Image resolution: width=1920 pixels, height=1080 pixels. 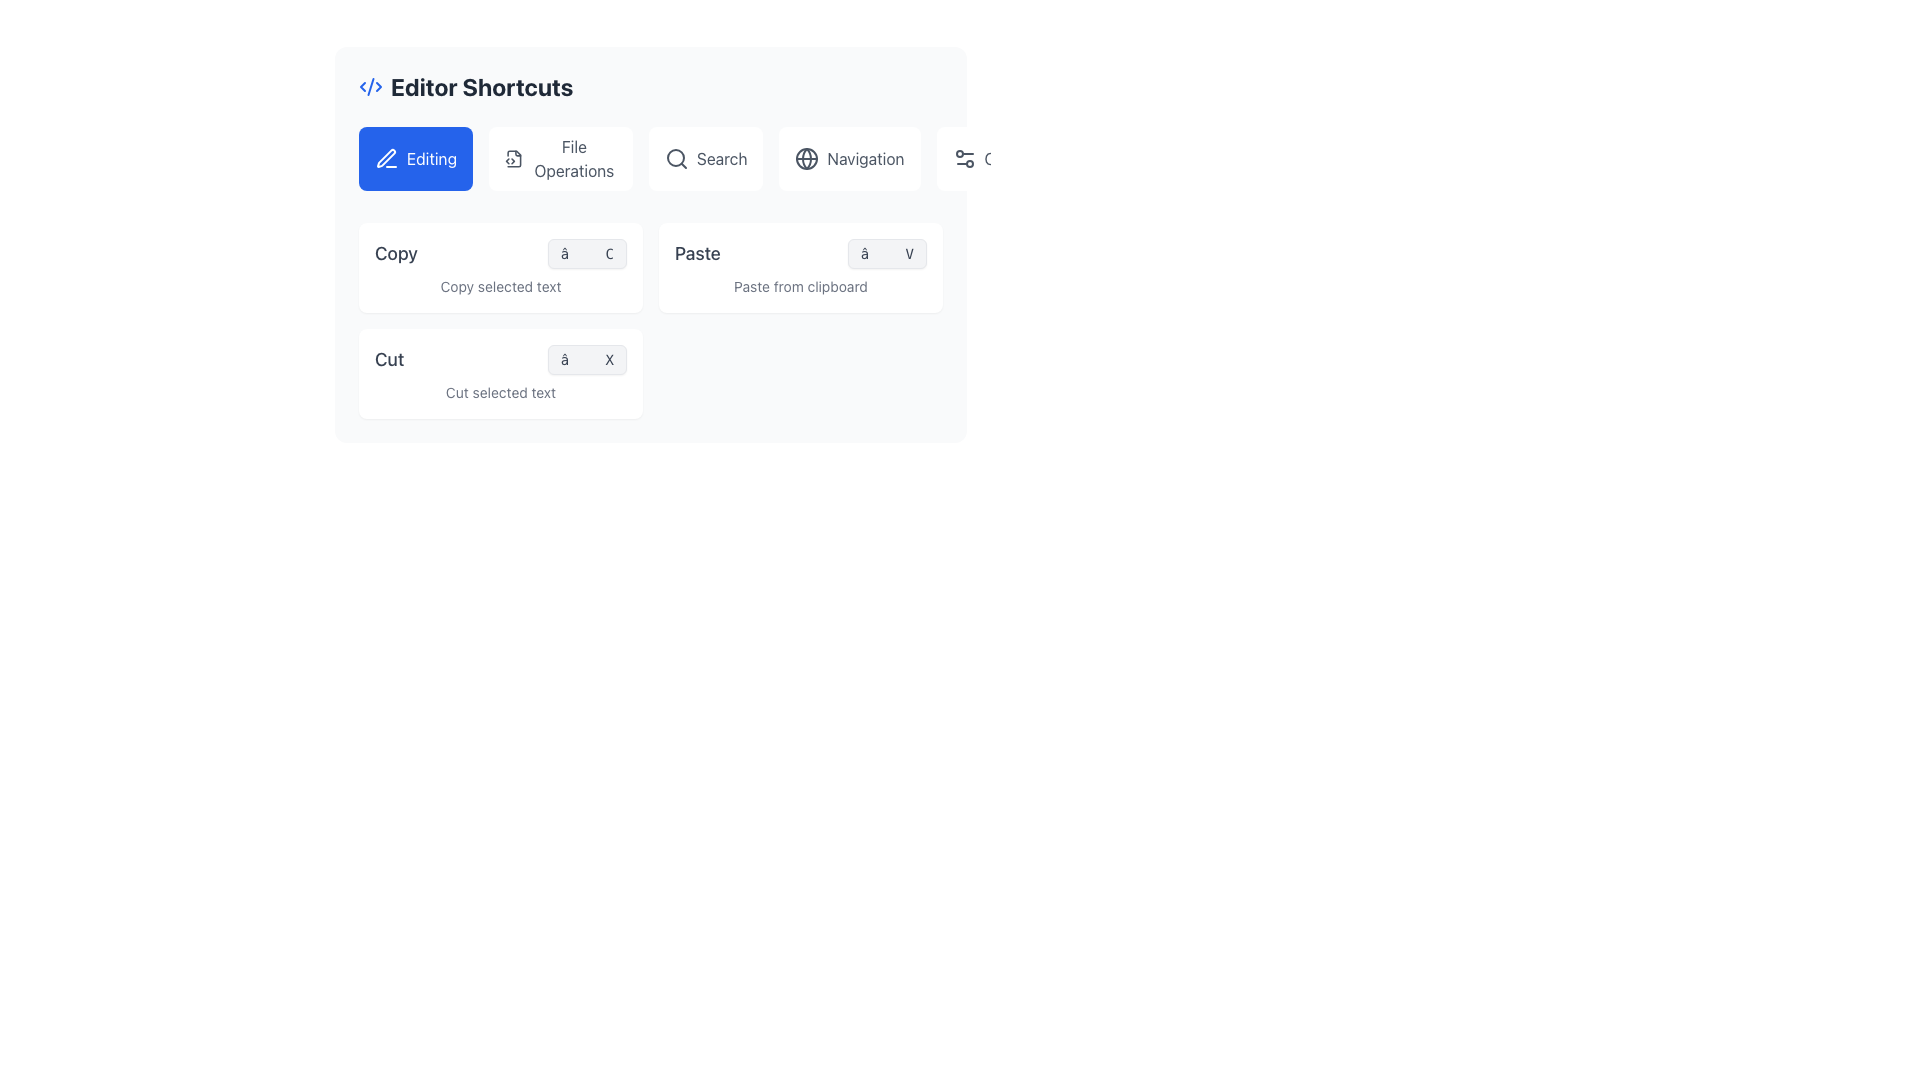 I want to click on the 'Navigation' button, which is a rectangular element with rounded corners, white background, and a globe icon, positioned below the heading 'Editor Shortcuts' as the fourth item in a horizontal list, so click(x=849, y=157).